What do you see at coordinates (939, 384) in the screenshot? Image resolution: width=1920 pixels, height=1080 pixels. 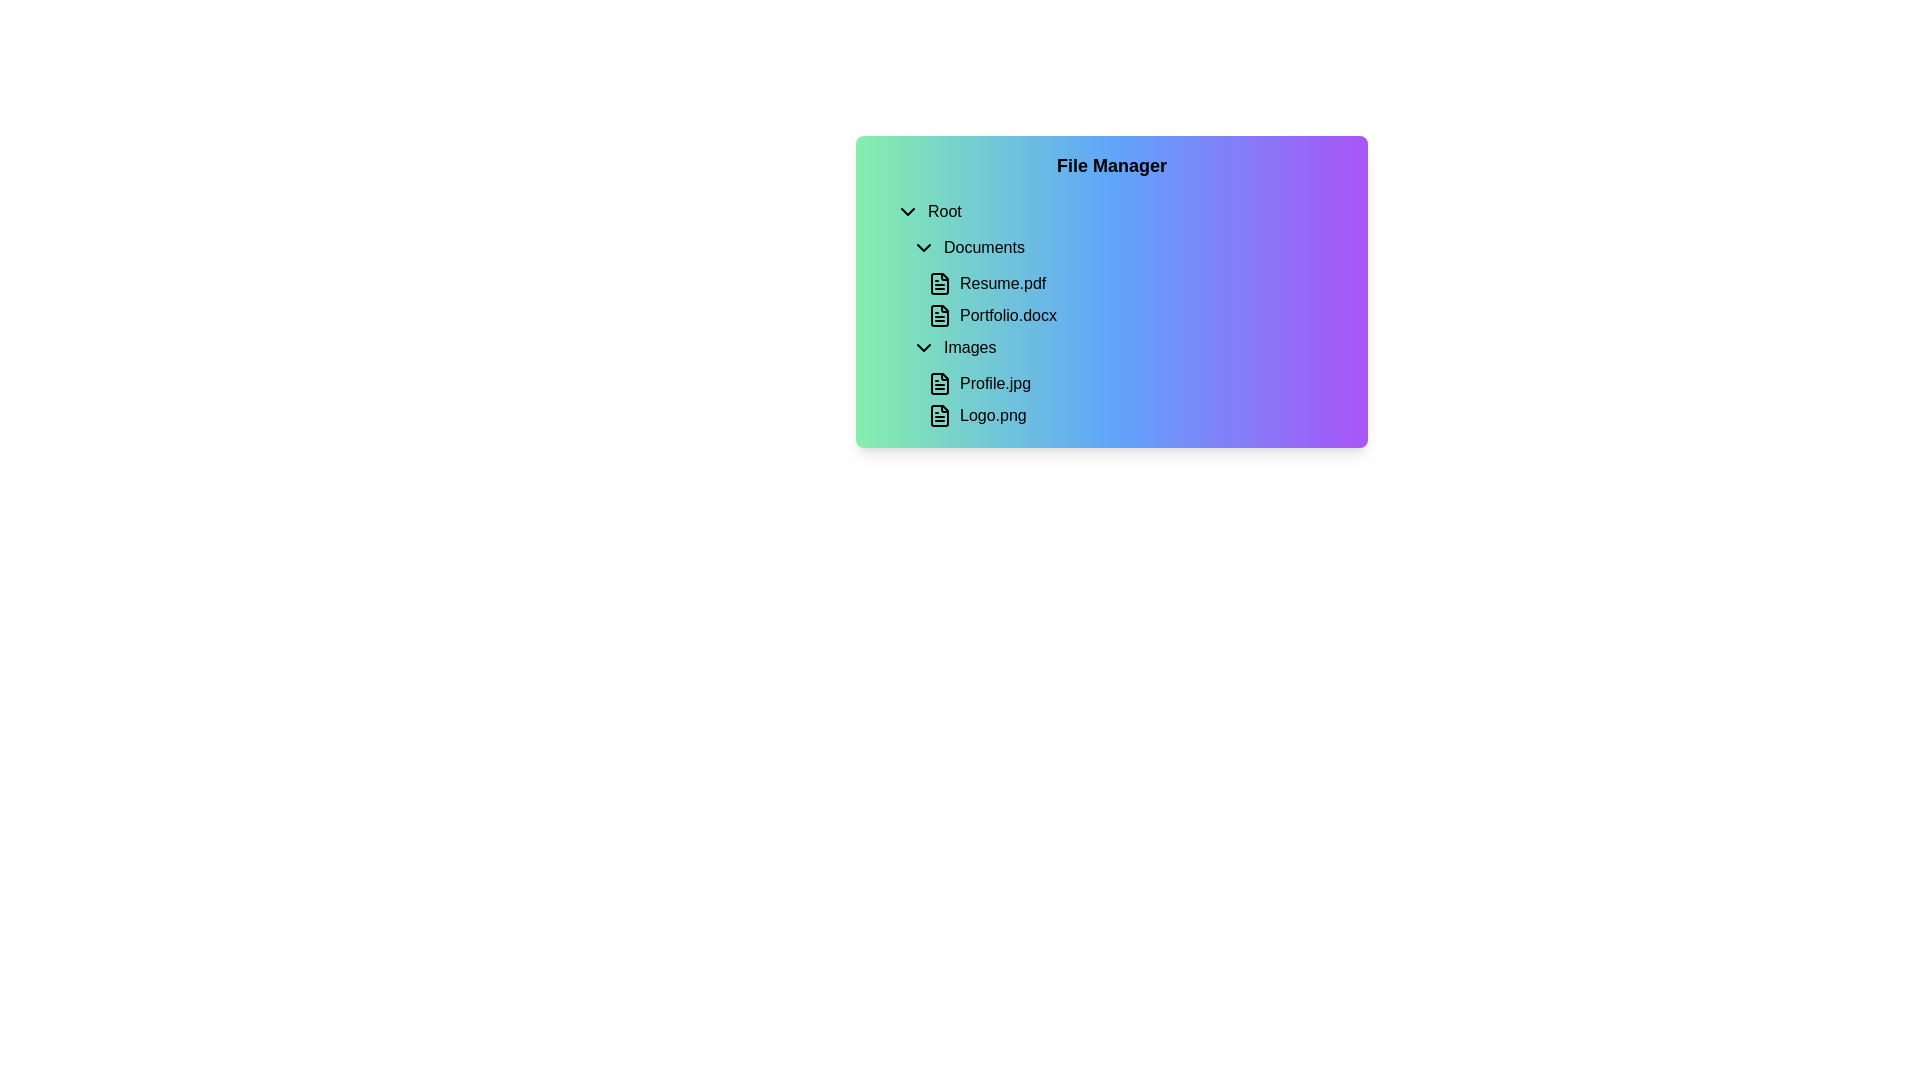 I see `the file icon represented by a black page with a folded corner, associated with the text 'Profile.jpg', located under the 'Images' folder` at bounding box center [939, 384].